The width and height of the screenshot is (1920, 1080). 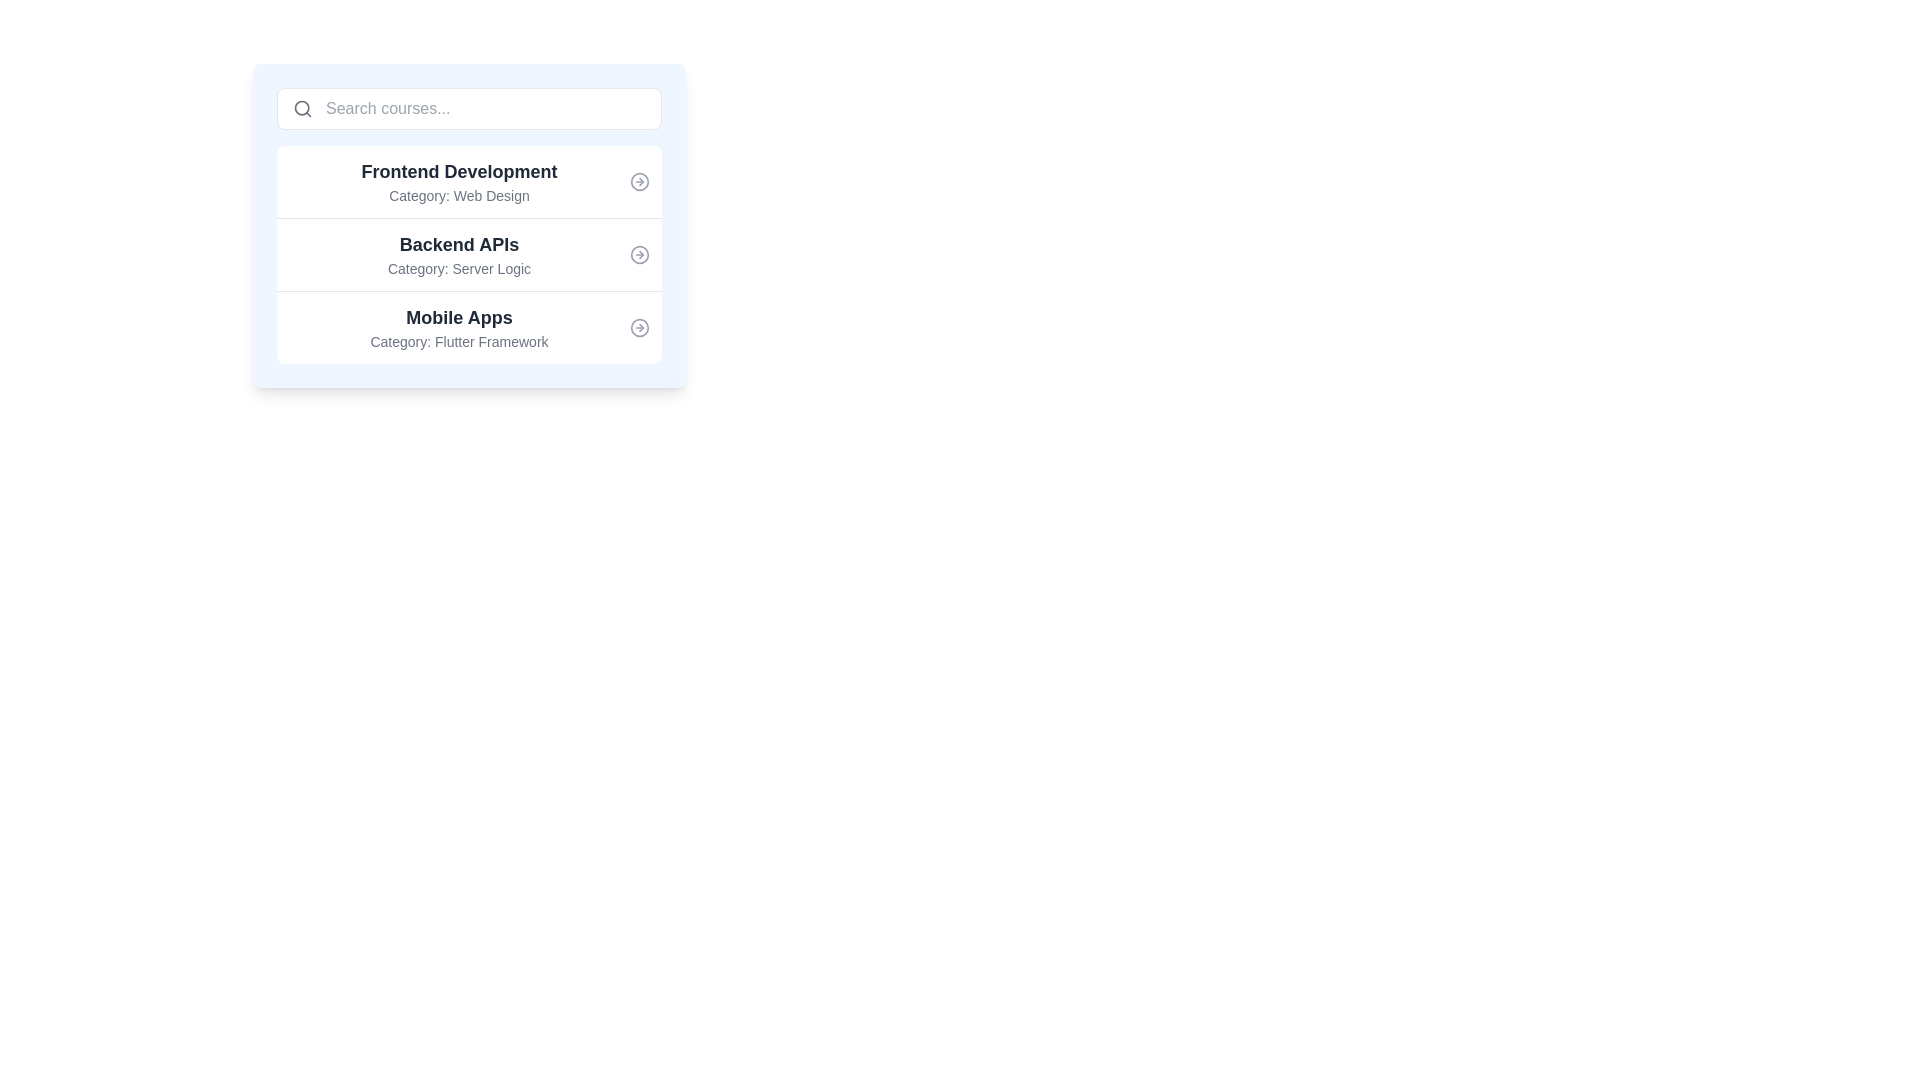 I want to click on the List Item displaying 'Frontend Development' for accessibility navigation, so click(x=468, y=181).